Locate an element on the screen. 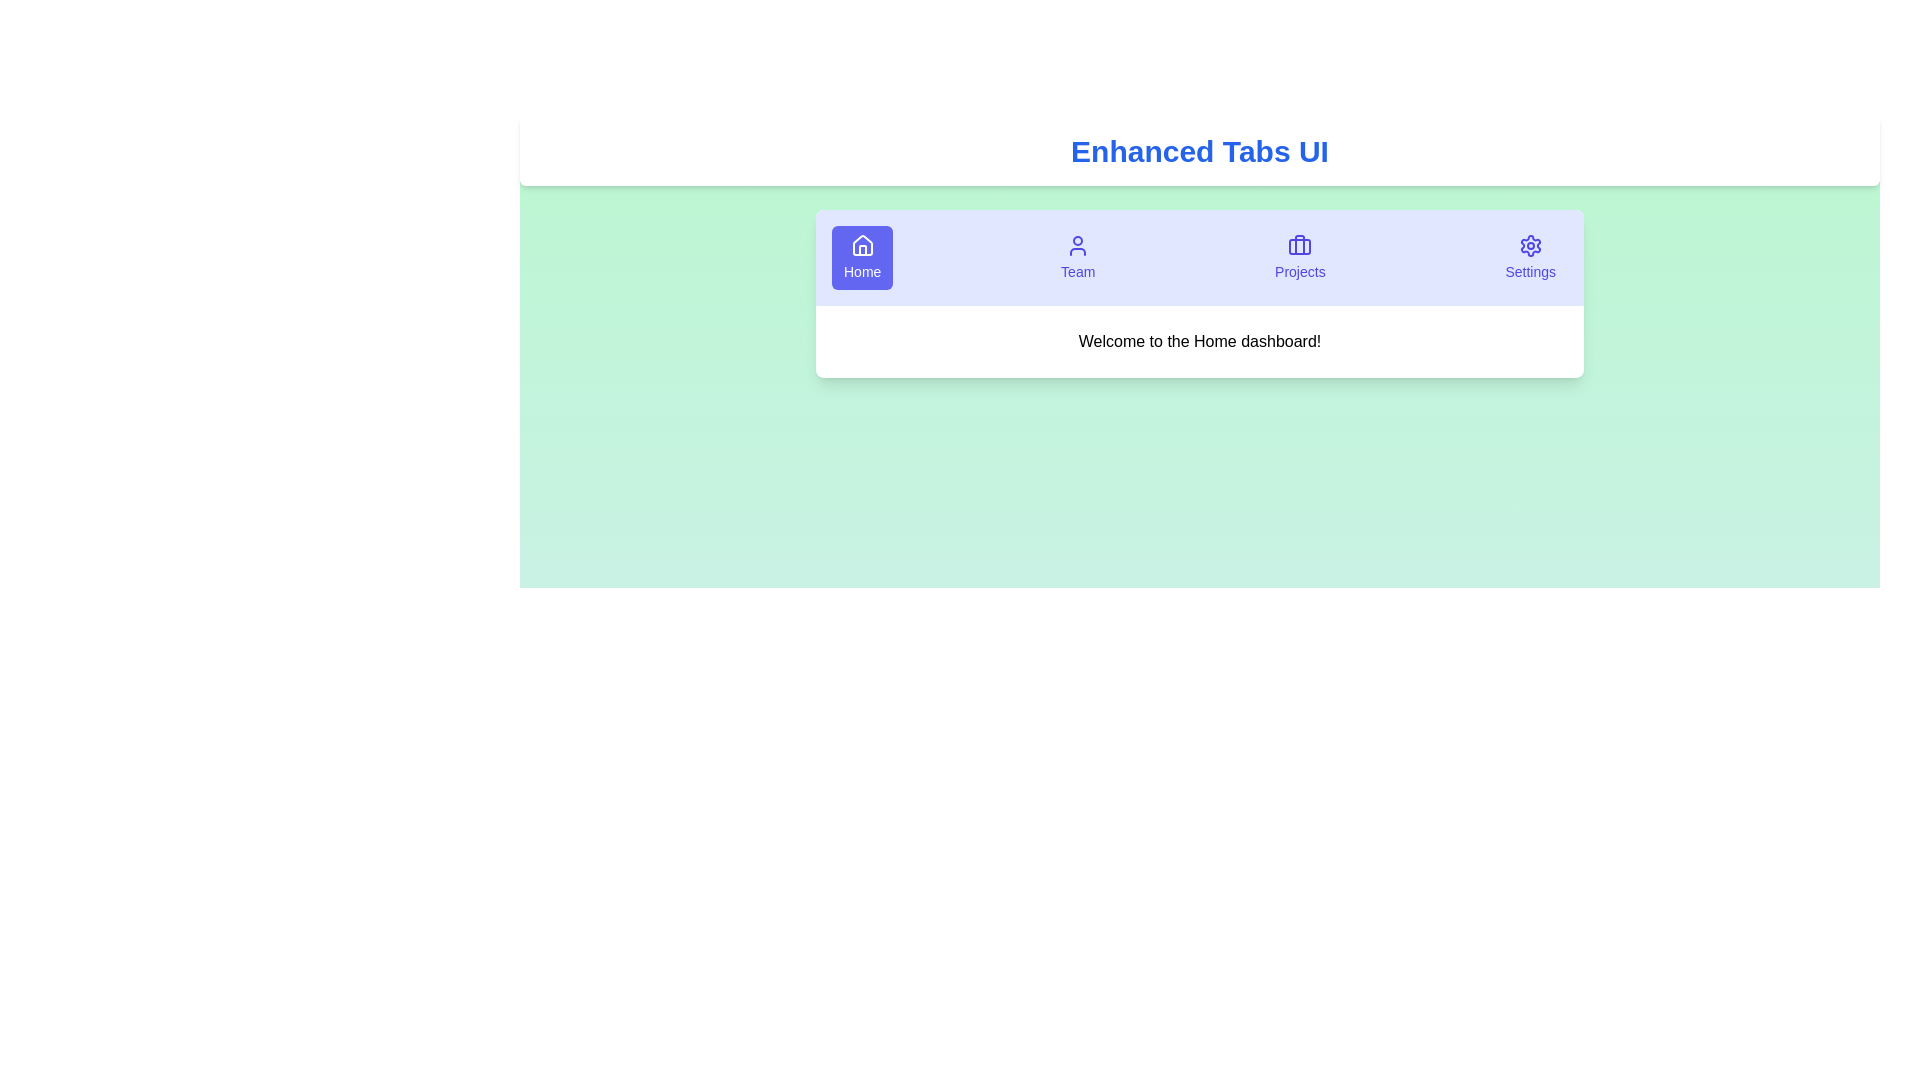  the settings navigation button is located at coordinates (1529, 257).